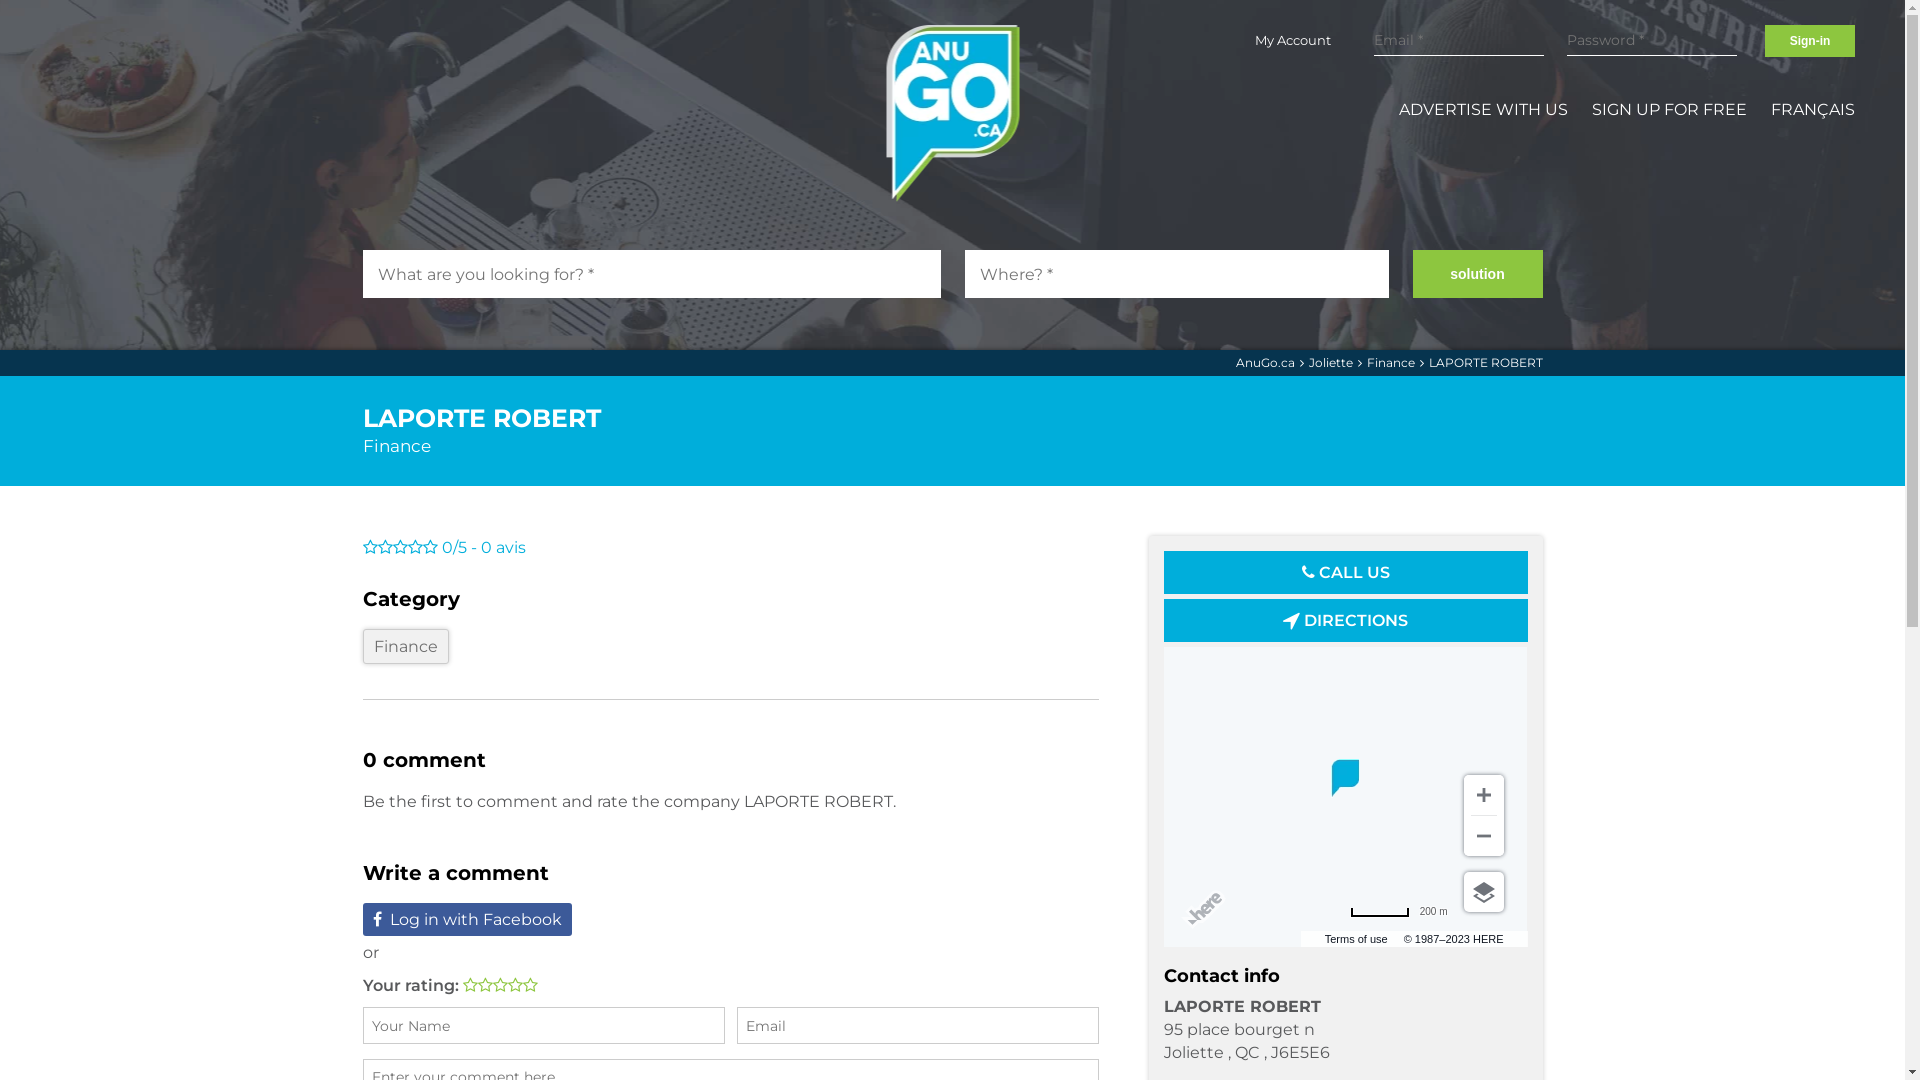  What do you see at coordinates (1345, 619) in the screenshot?
I see `'DIRECTIONS'` at bounding box center [1345, 619].